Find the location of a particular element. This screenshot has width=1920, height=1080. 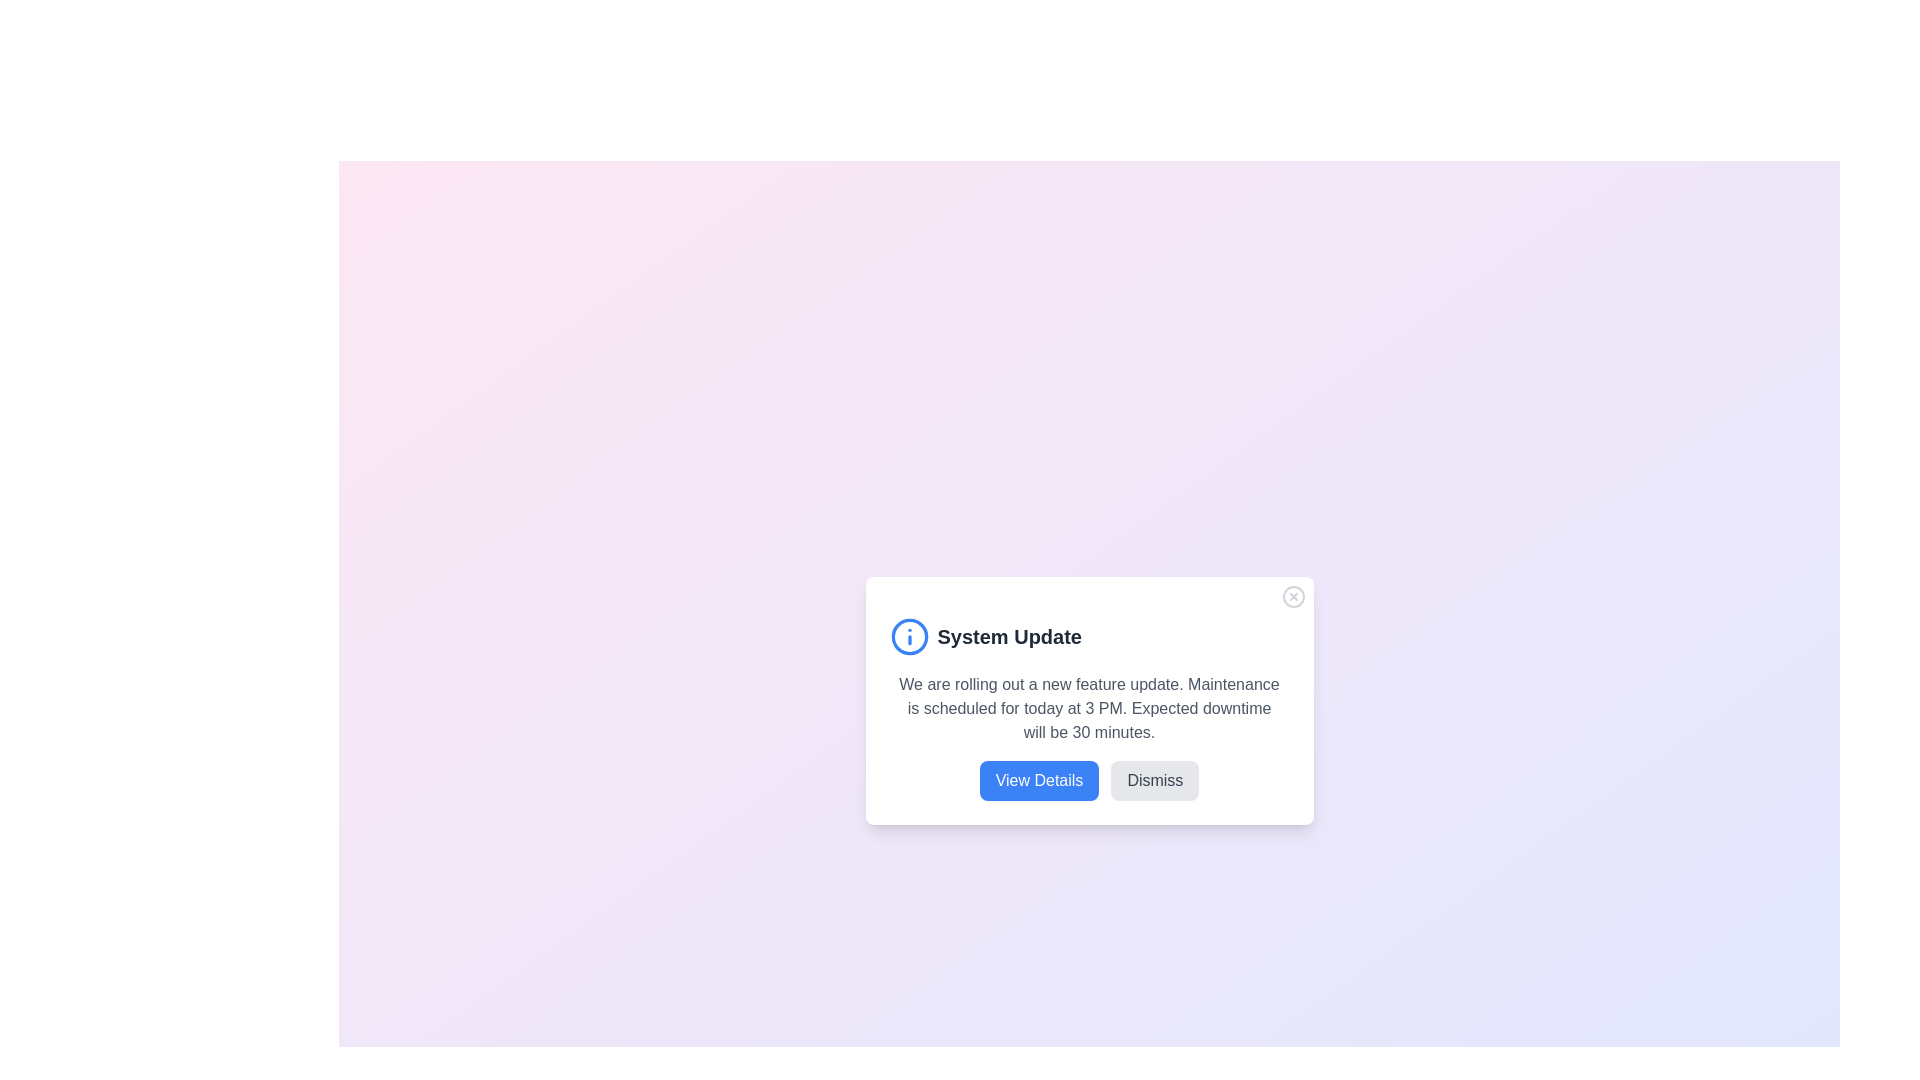

the text element that describes the system update and maintenance schedule, which is centrally aligned within the modal dialog and has a gray font color is located at coordinates (1088, 708).